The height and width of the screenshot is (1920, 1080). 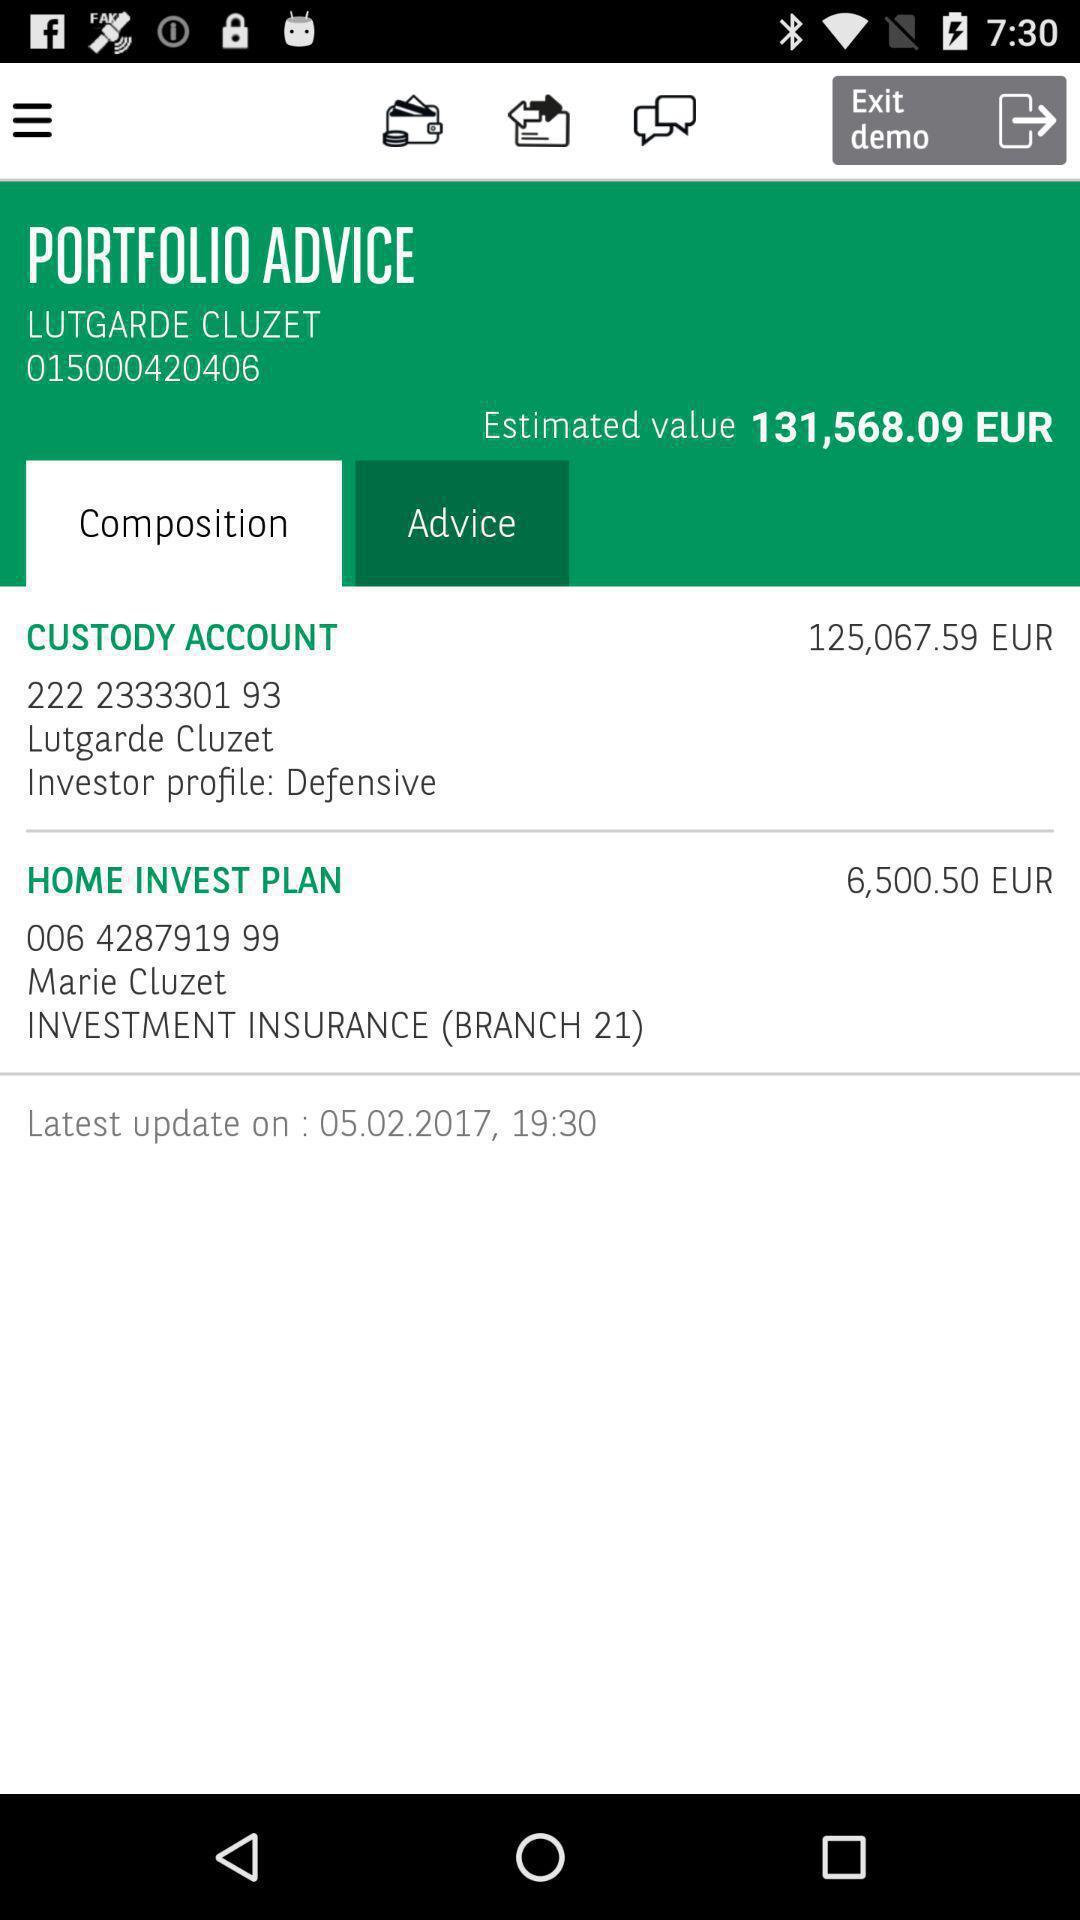 What do you see at coordinates (936, 880) in the screenshot?
I see `checkbox to the right of home invest plan icon` at bounding box center [936, 880].